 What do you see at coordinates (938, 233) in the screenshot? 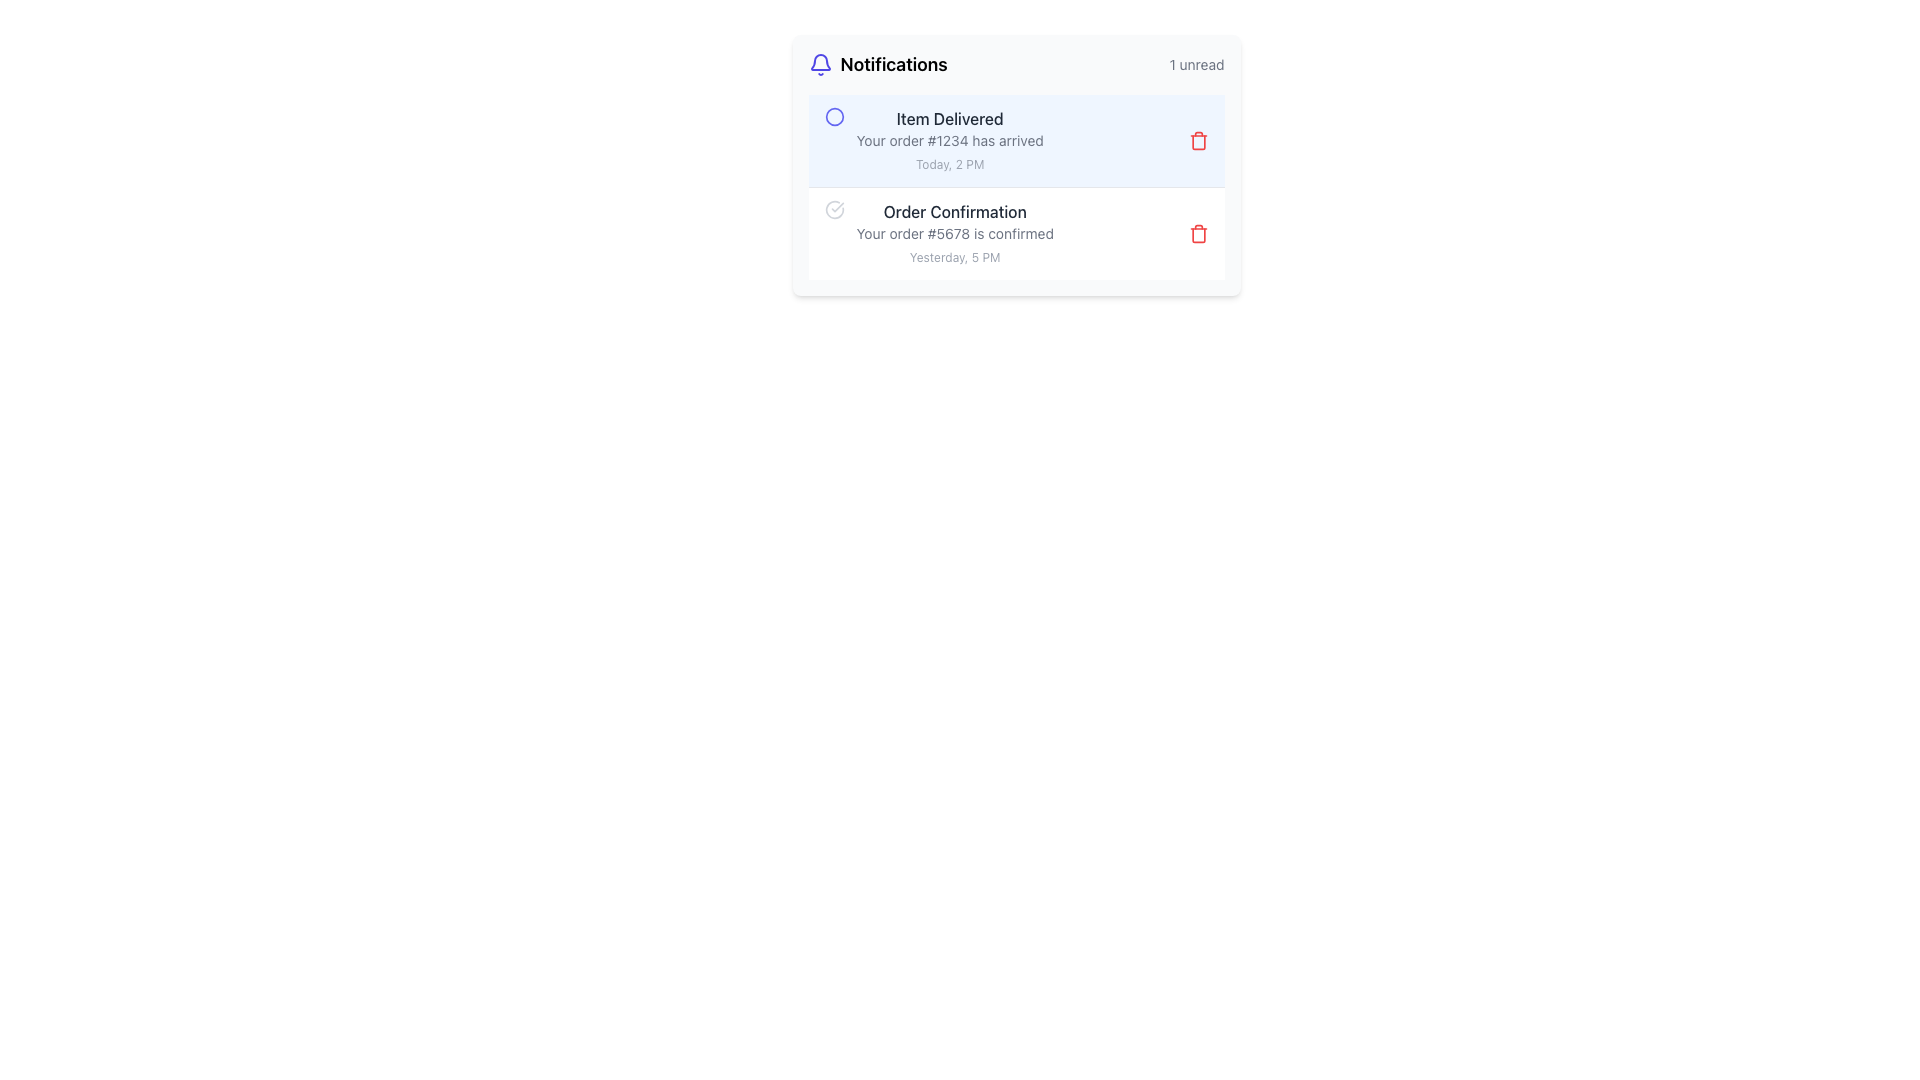
I see `the second notification card that confirms the successful order, located under the 'Item Delivered' notification in the 'Notifications' section` at bounding box center [938, 233].